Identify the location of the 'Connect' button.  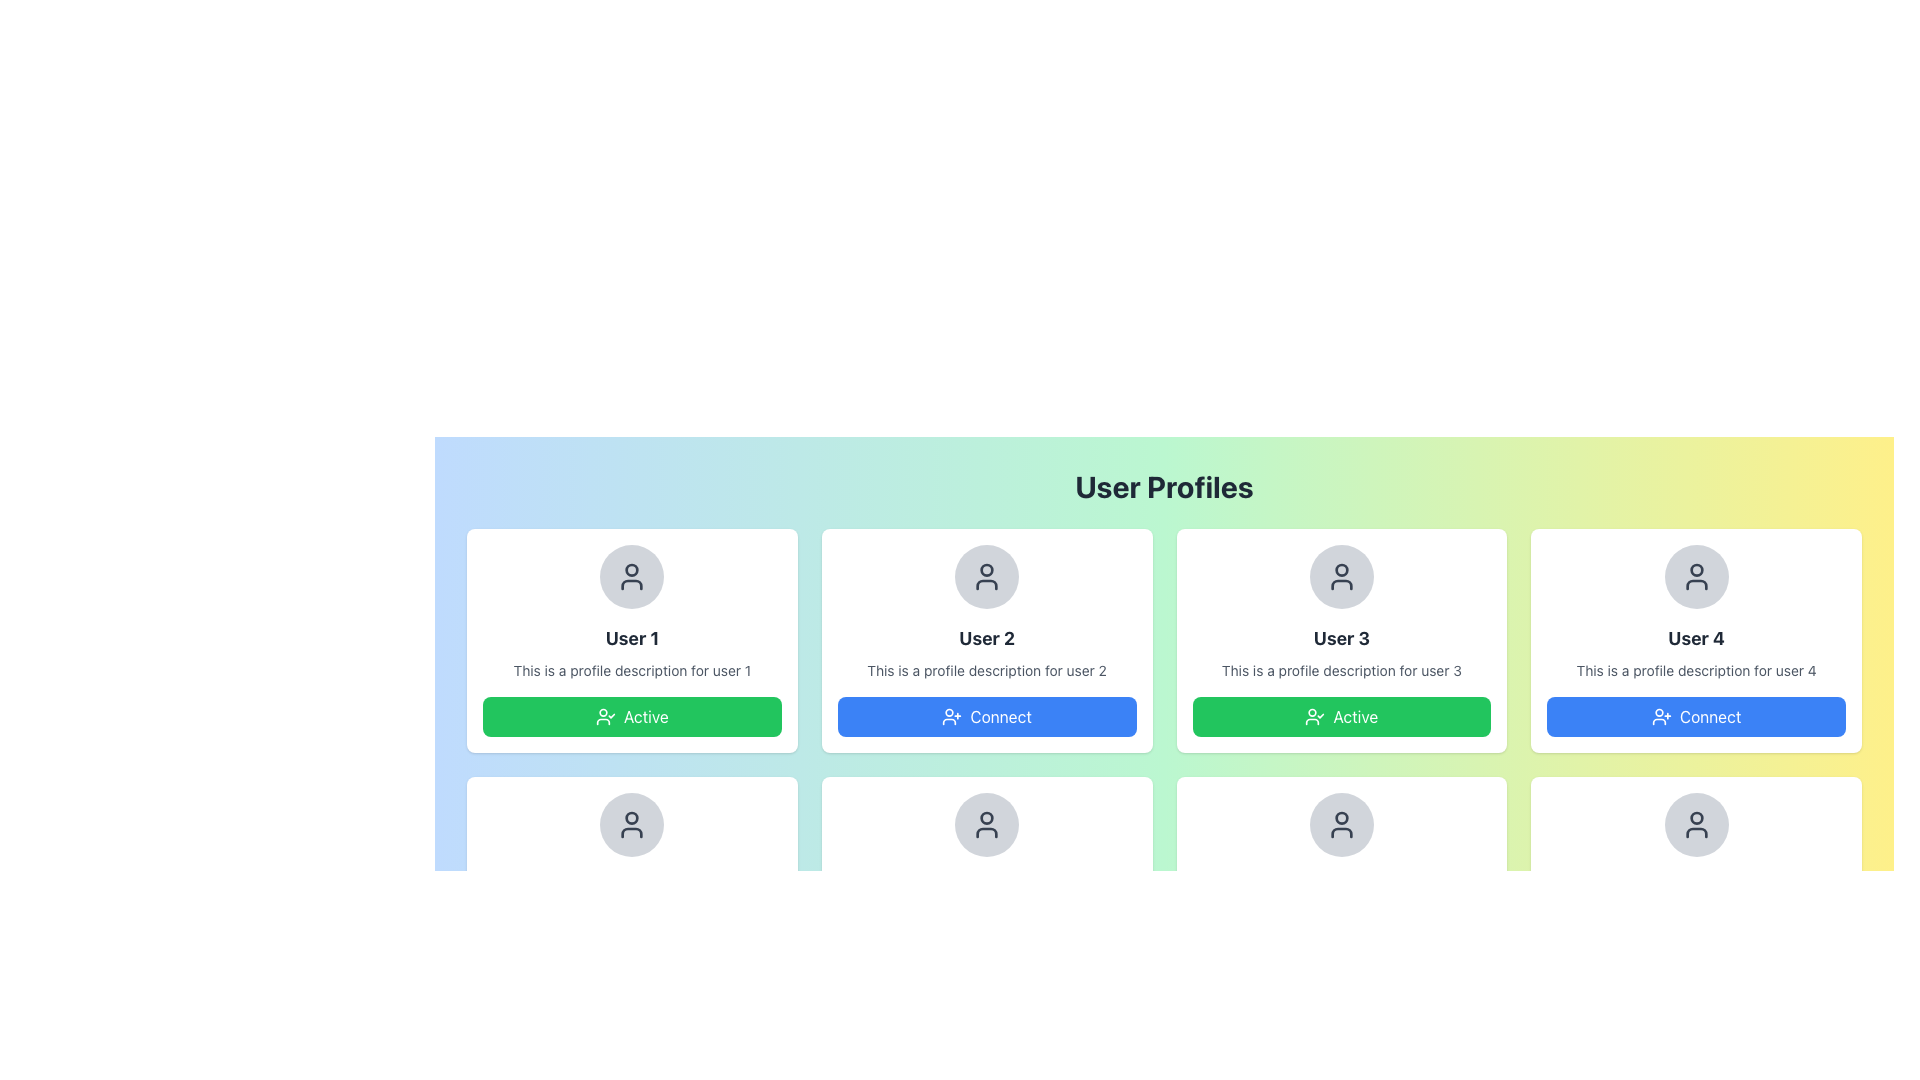
(1695, 716).